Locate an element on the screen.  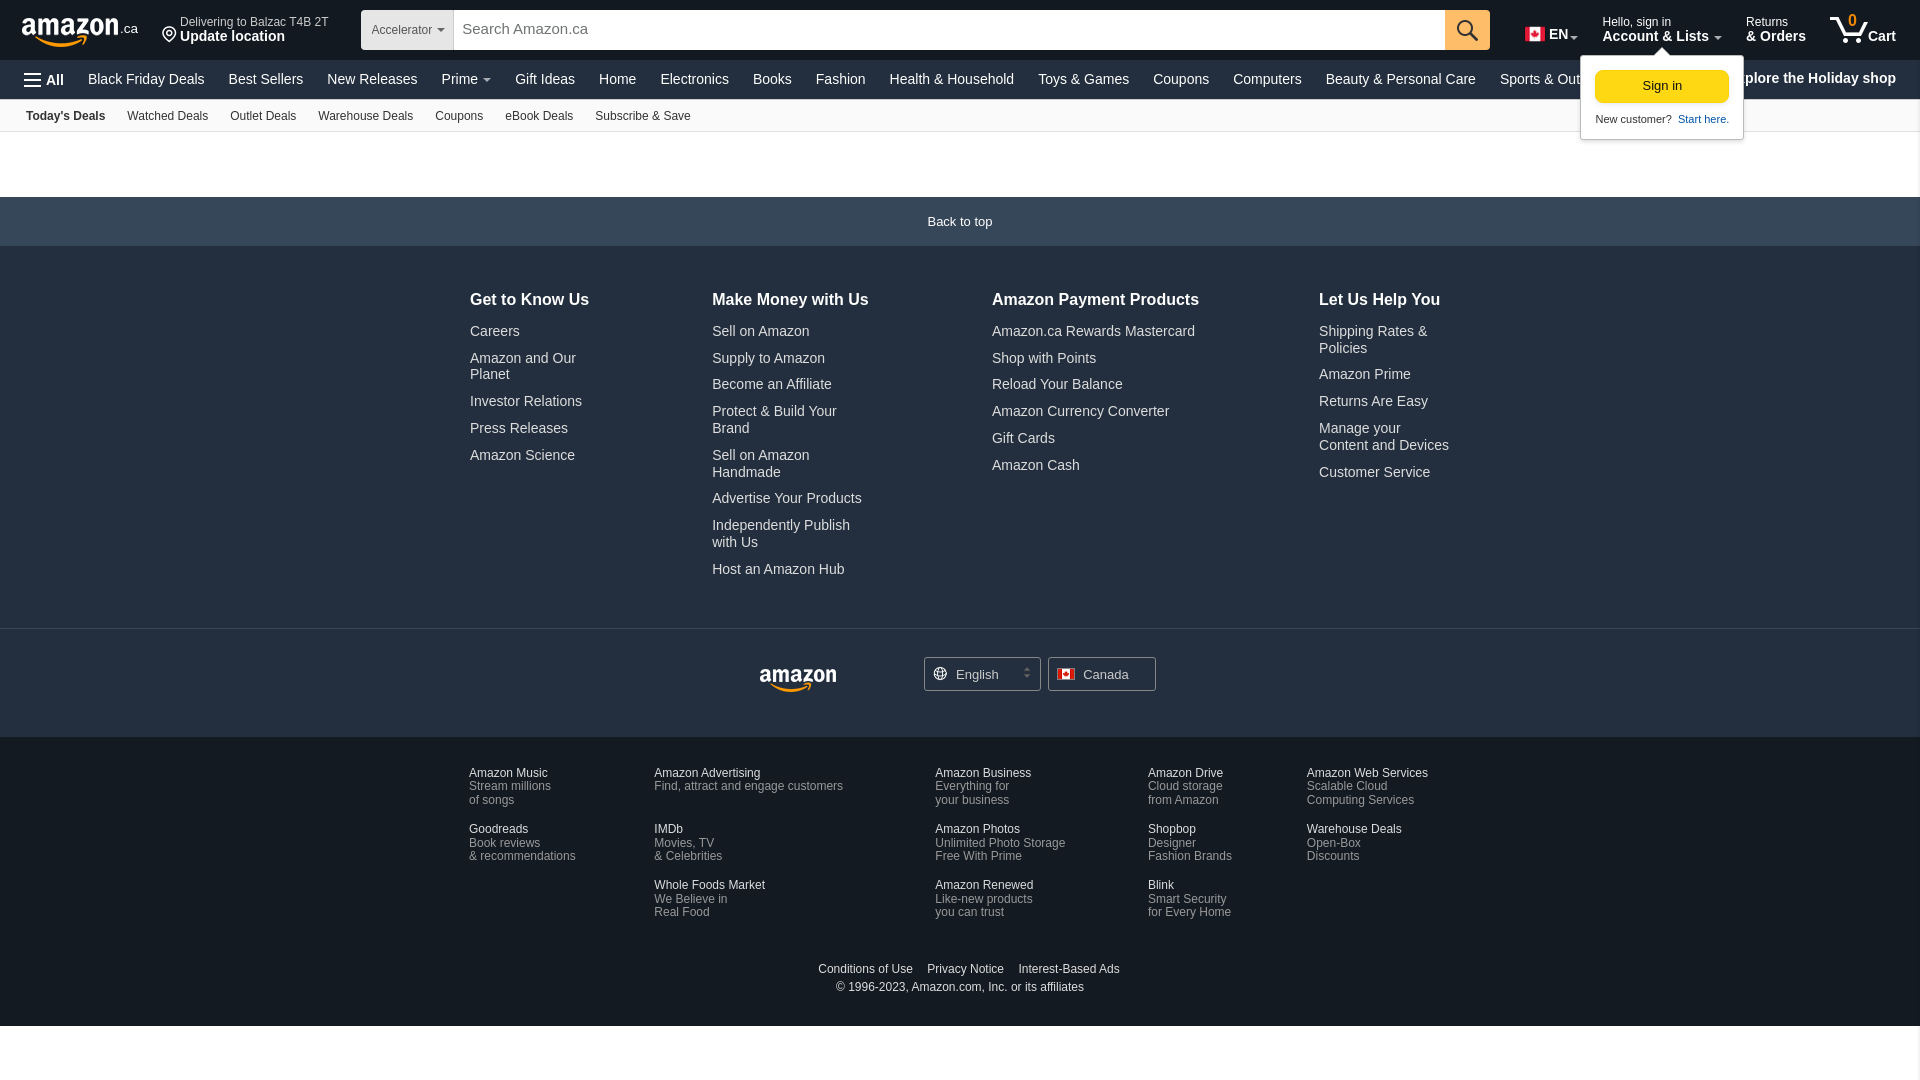
'0 is located at coordinates (1820, 30).